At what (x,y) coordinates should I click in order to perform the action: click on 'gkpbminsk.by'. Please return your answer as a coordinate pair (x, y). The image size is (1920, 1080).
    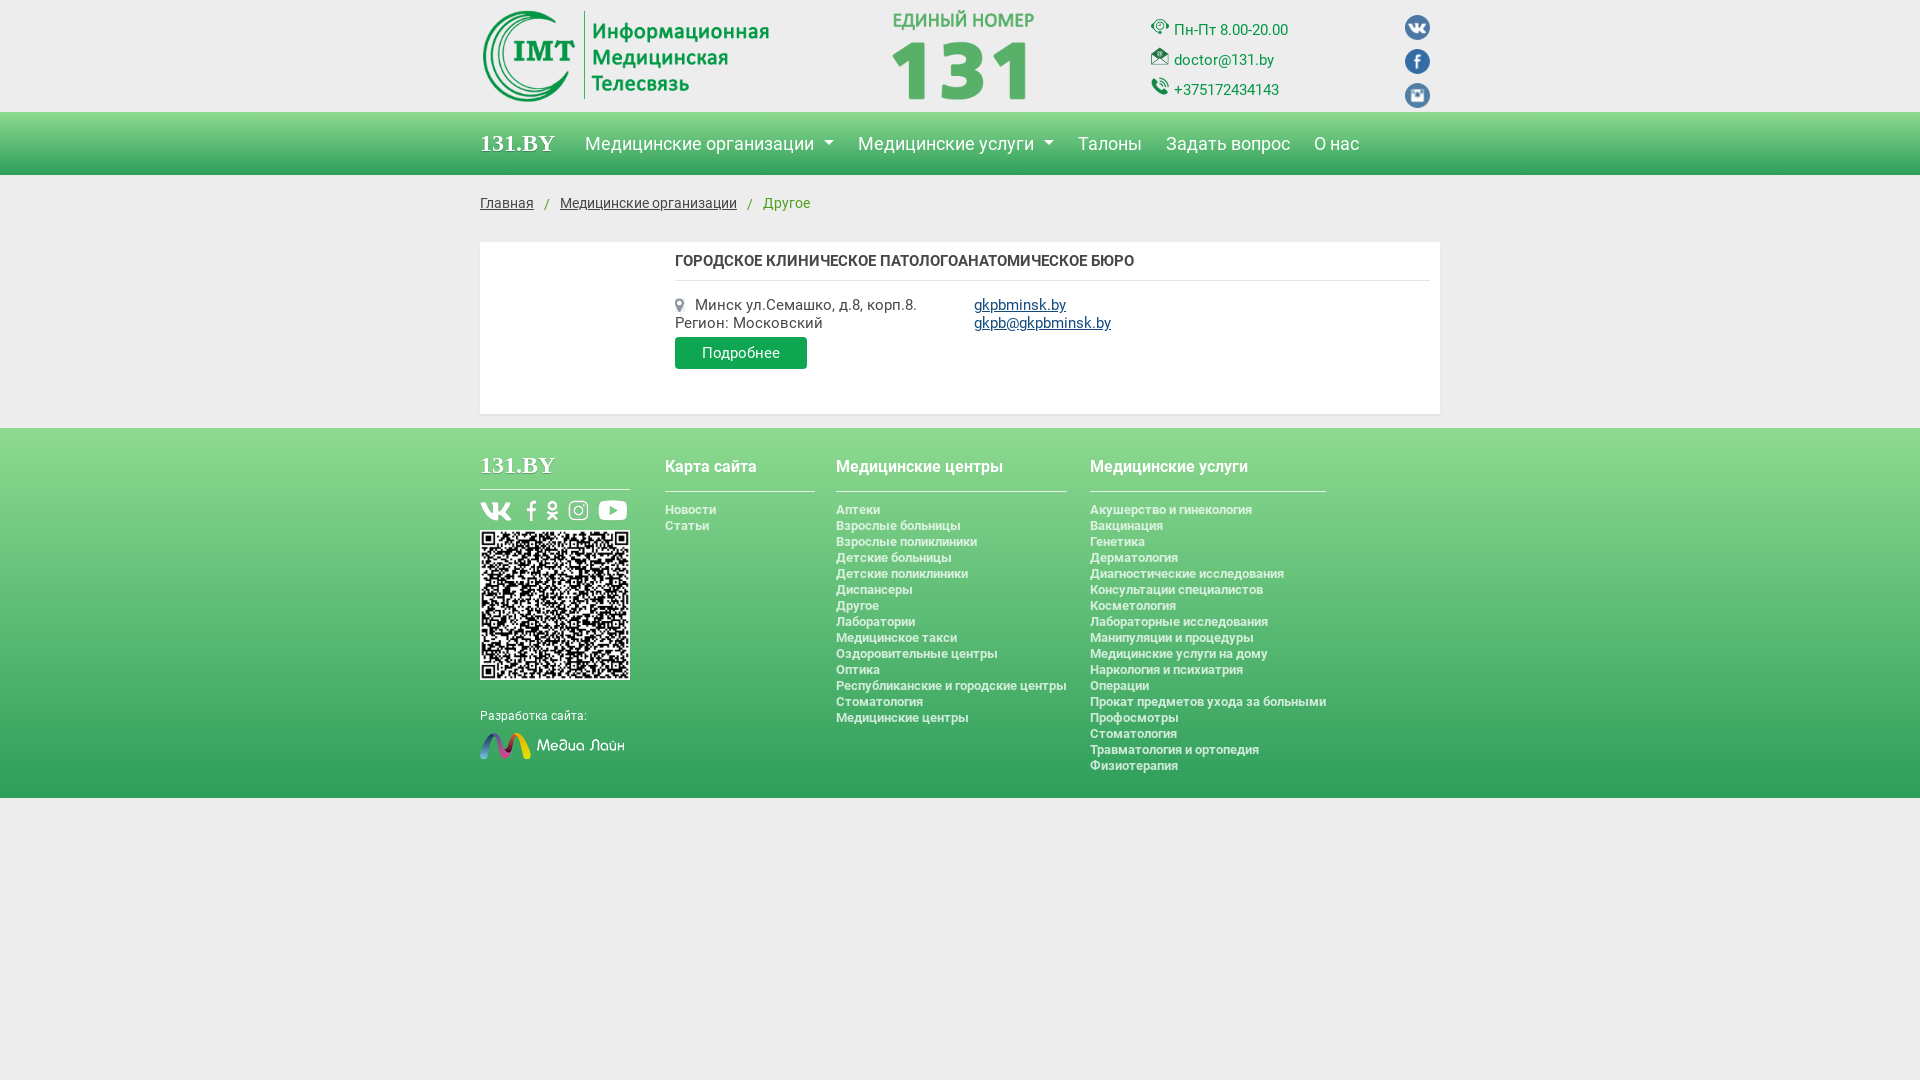
    Looking at the image, I should click on (1019, 304).